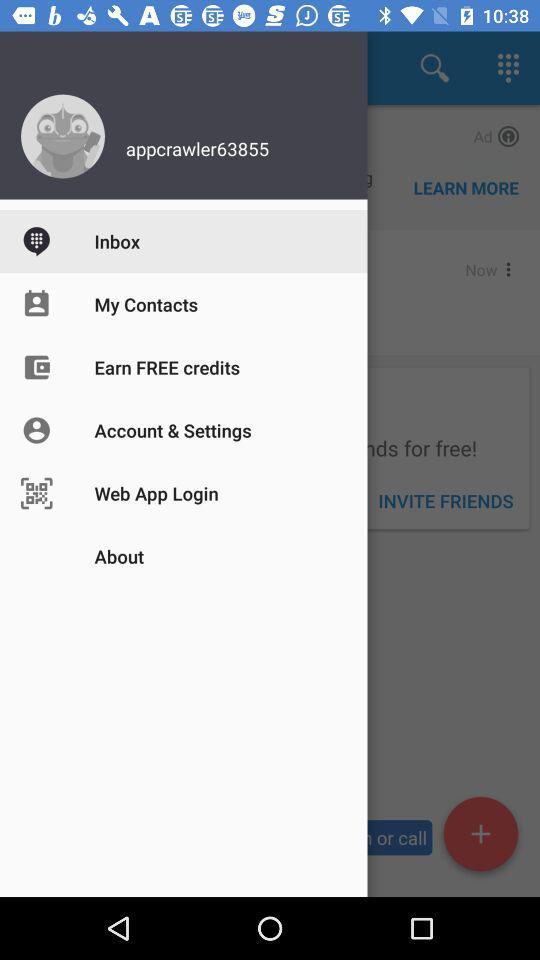 Image resolution: width=540 pixels, height=960 pixels. Describe the element at coordinates (284, 143) in the screenshot. I see `the username above inbox` at that location.